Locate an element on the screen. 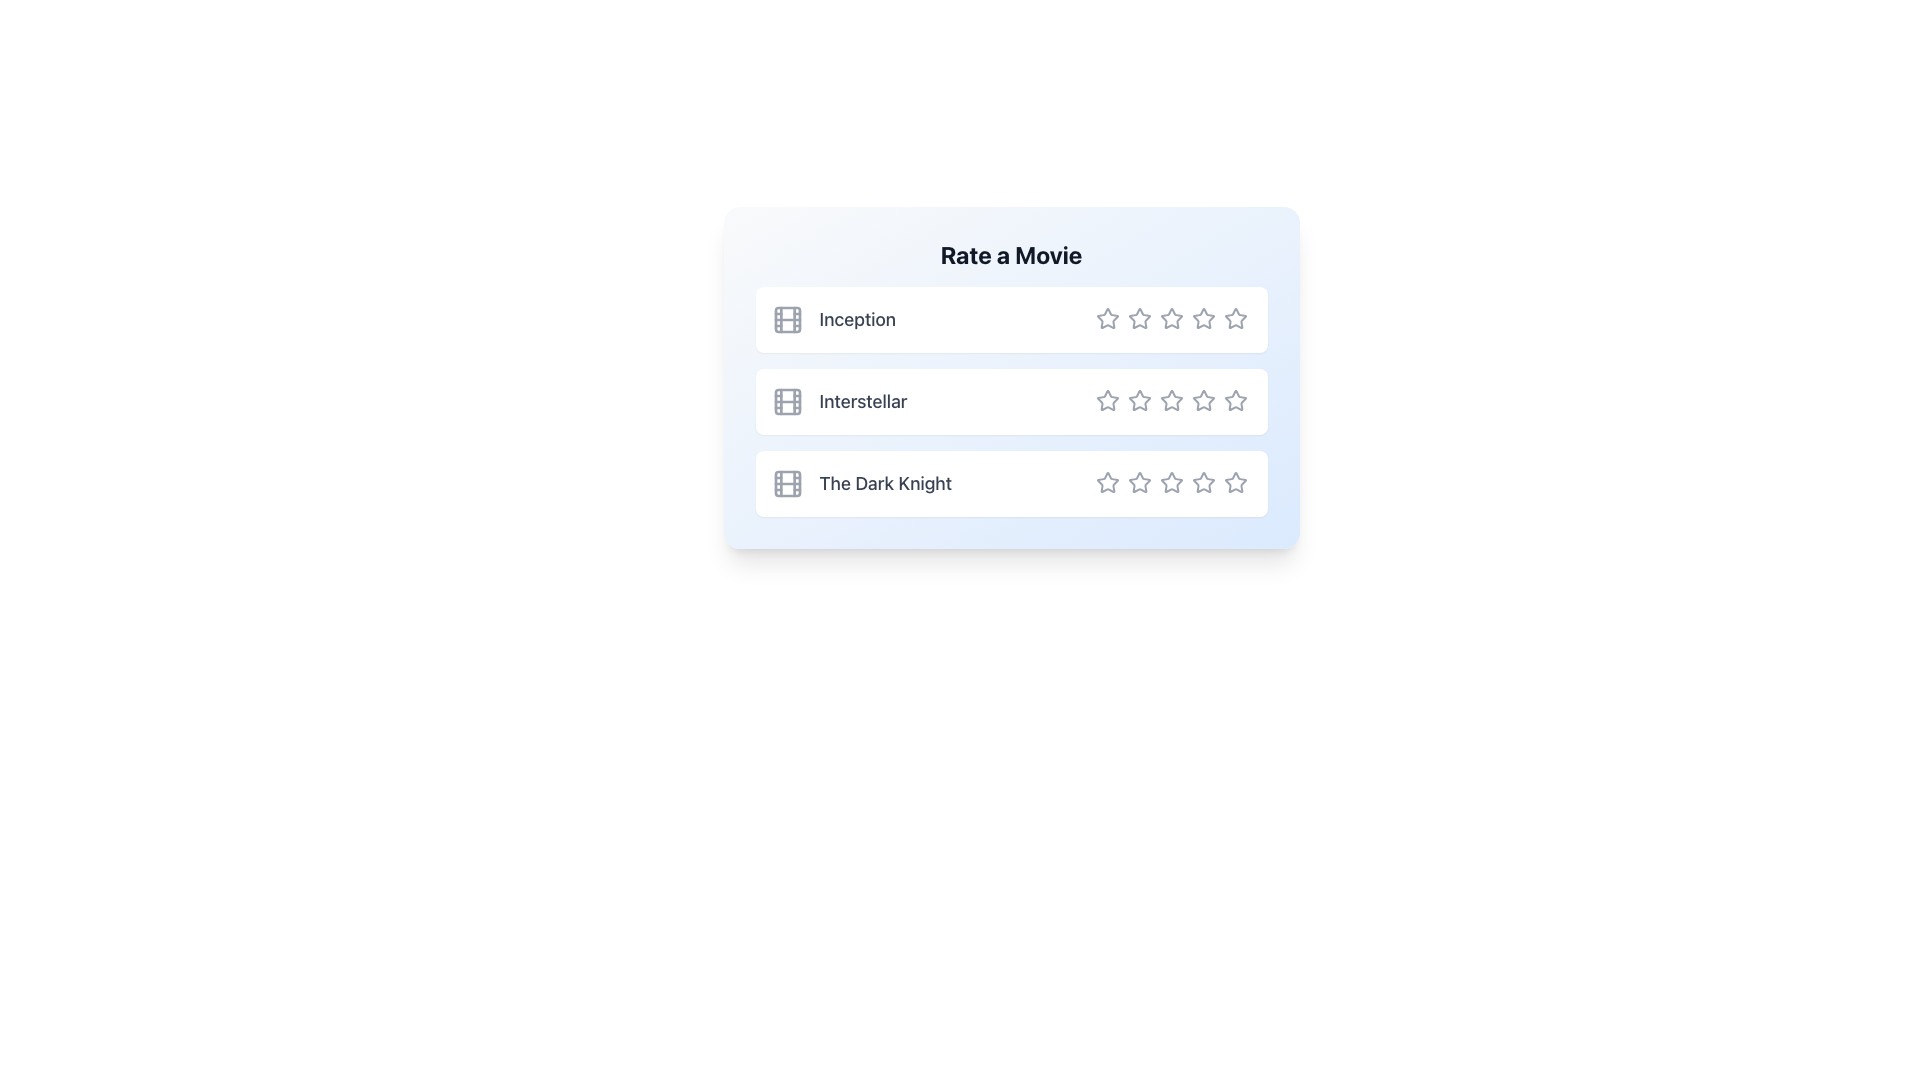 Image resolution: width=1920 pixels, height=1080 pixels. the first star icon in the rating system for the movie 'Inception' to rate it 1 star is located at coordinates (1106, 316).